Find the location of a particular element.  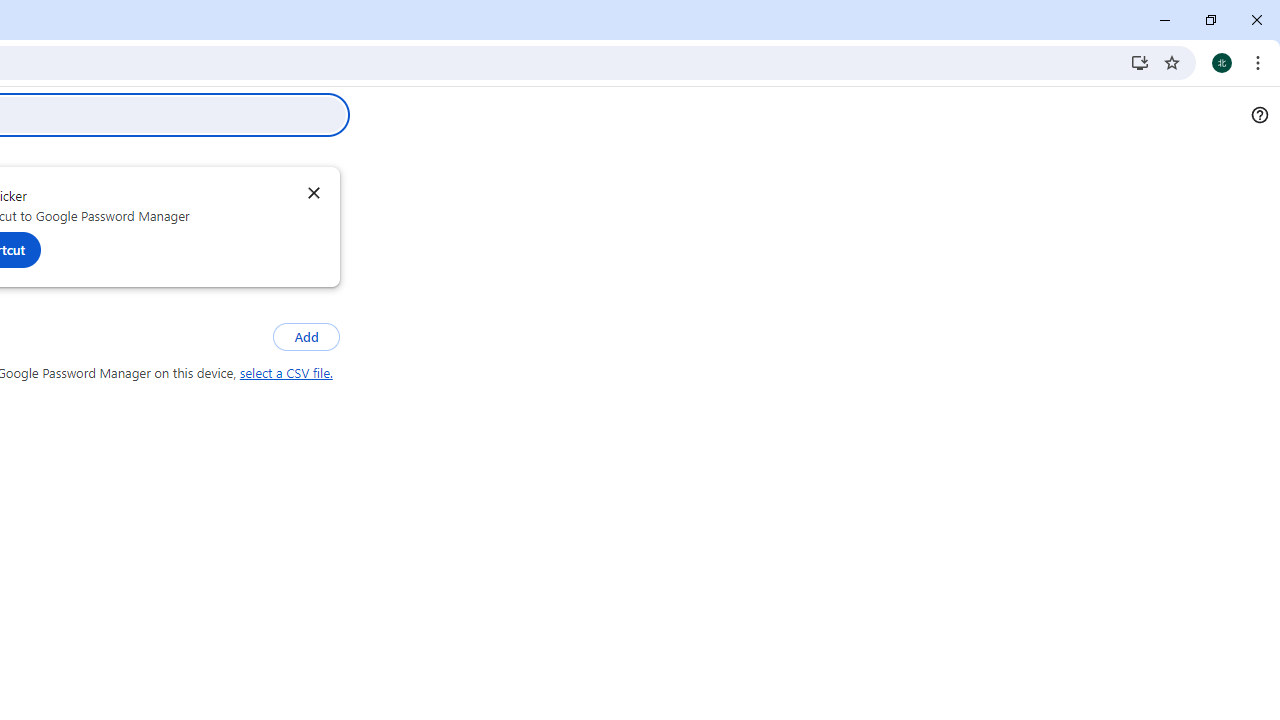

'Add' is located at coordinates (305, 336).